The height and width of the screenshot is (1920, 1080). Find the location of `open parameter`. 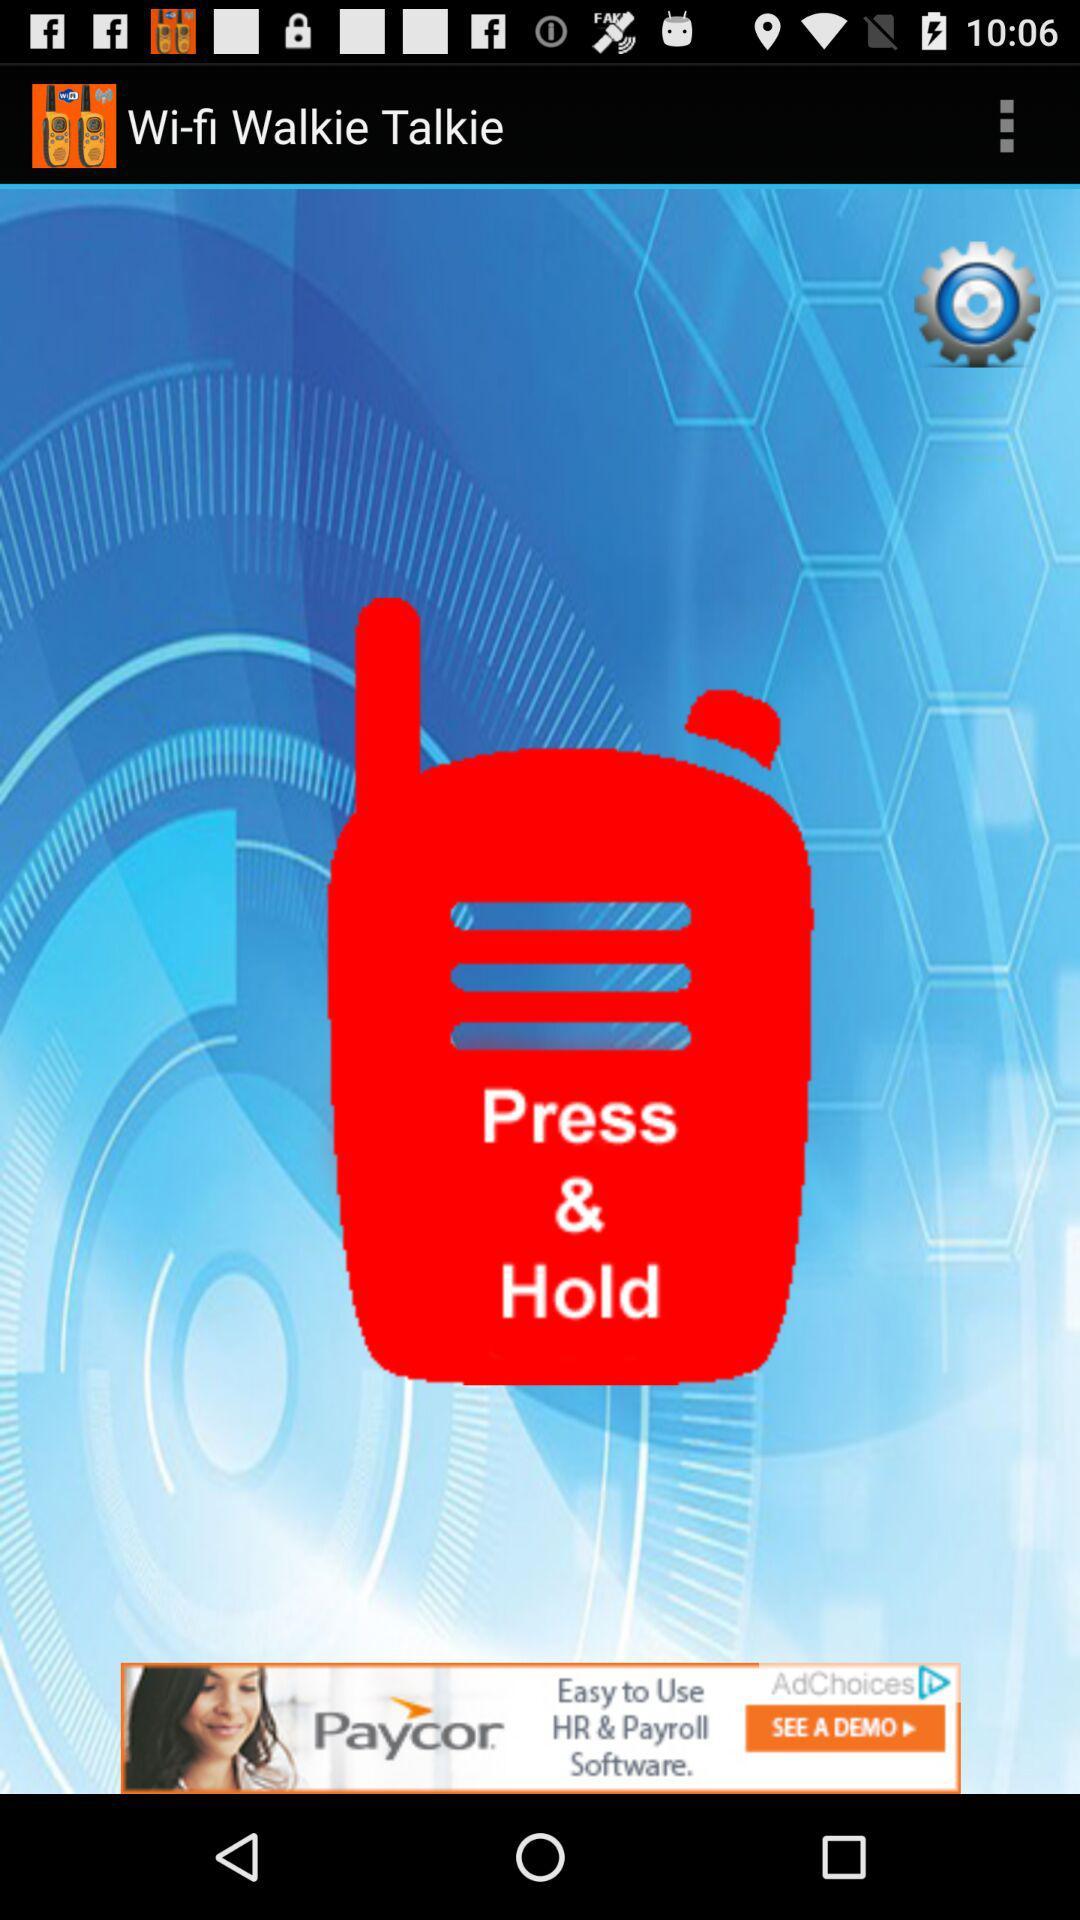

open parameter is located at coordinates (976, 303).